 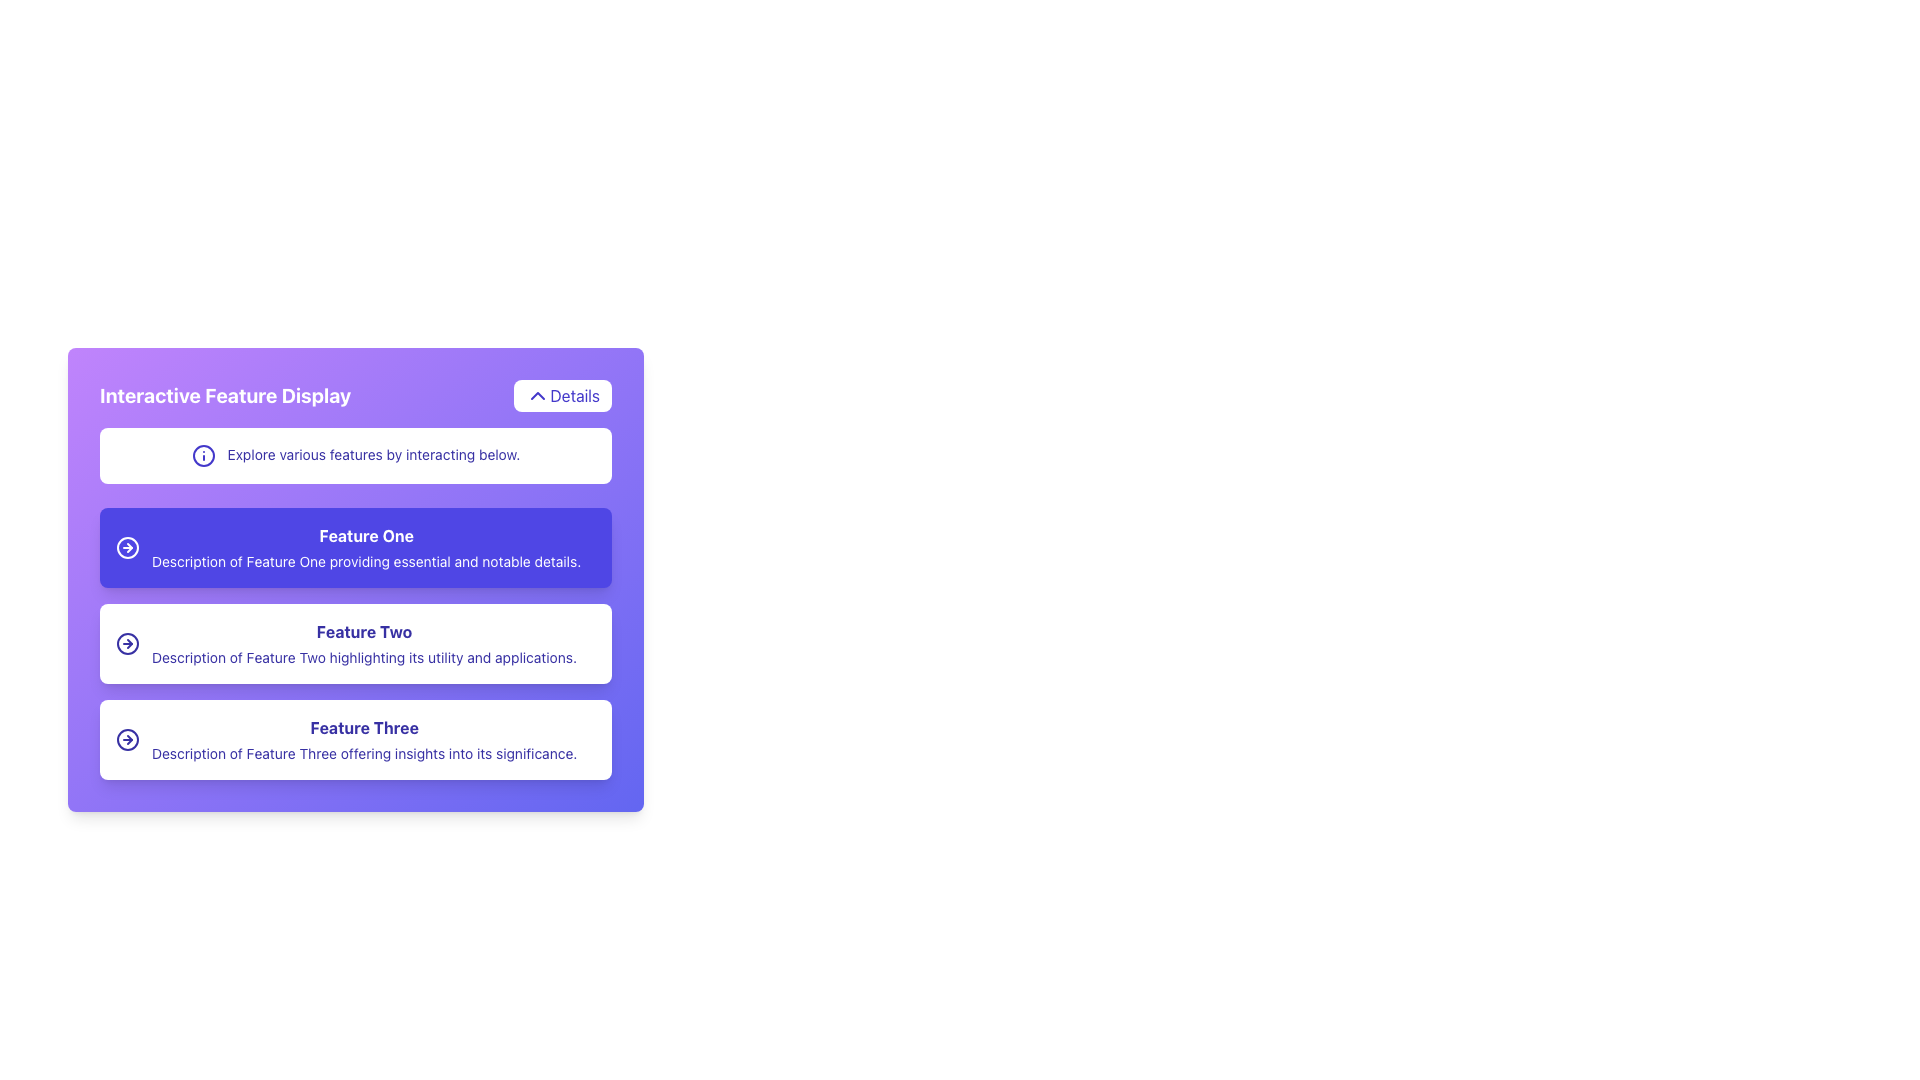 I want to click on the circular graphical element inside the button labeled 'Feature Two', which represents moving forward or accessing more details about the corresponding feature, so click(x=127, y=644).